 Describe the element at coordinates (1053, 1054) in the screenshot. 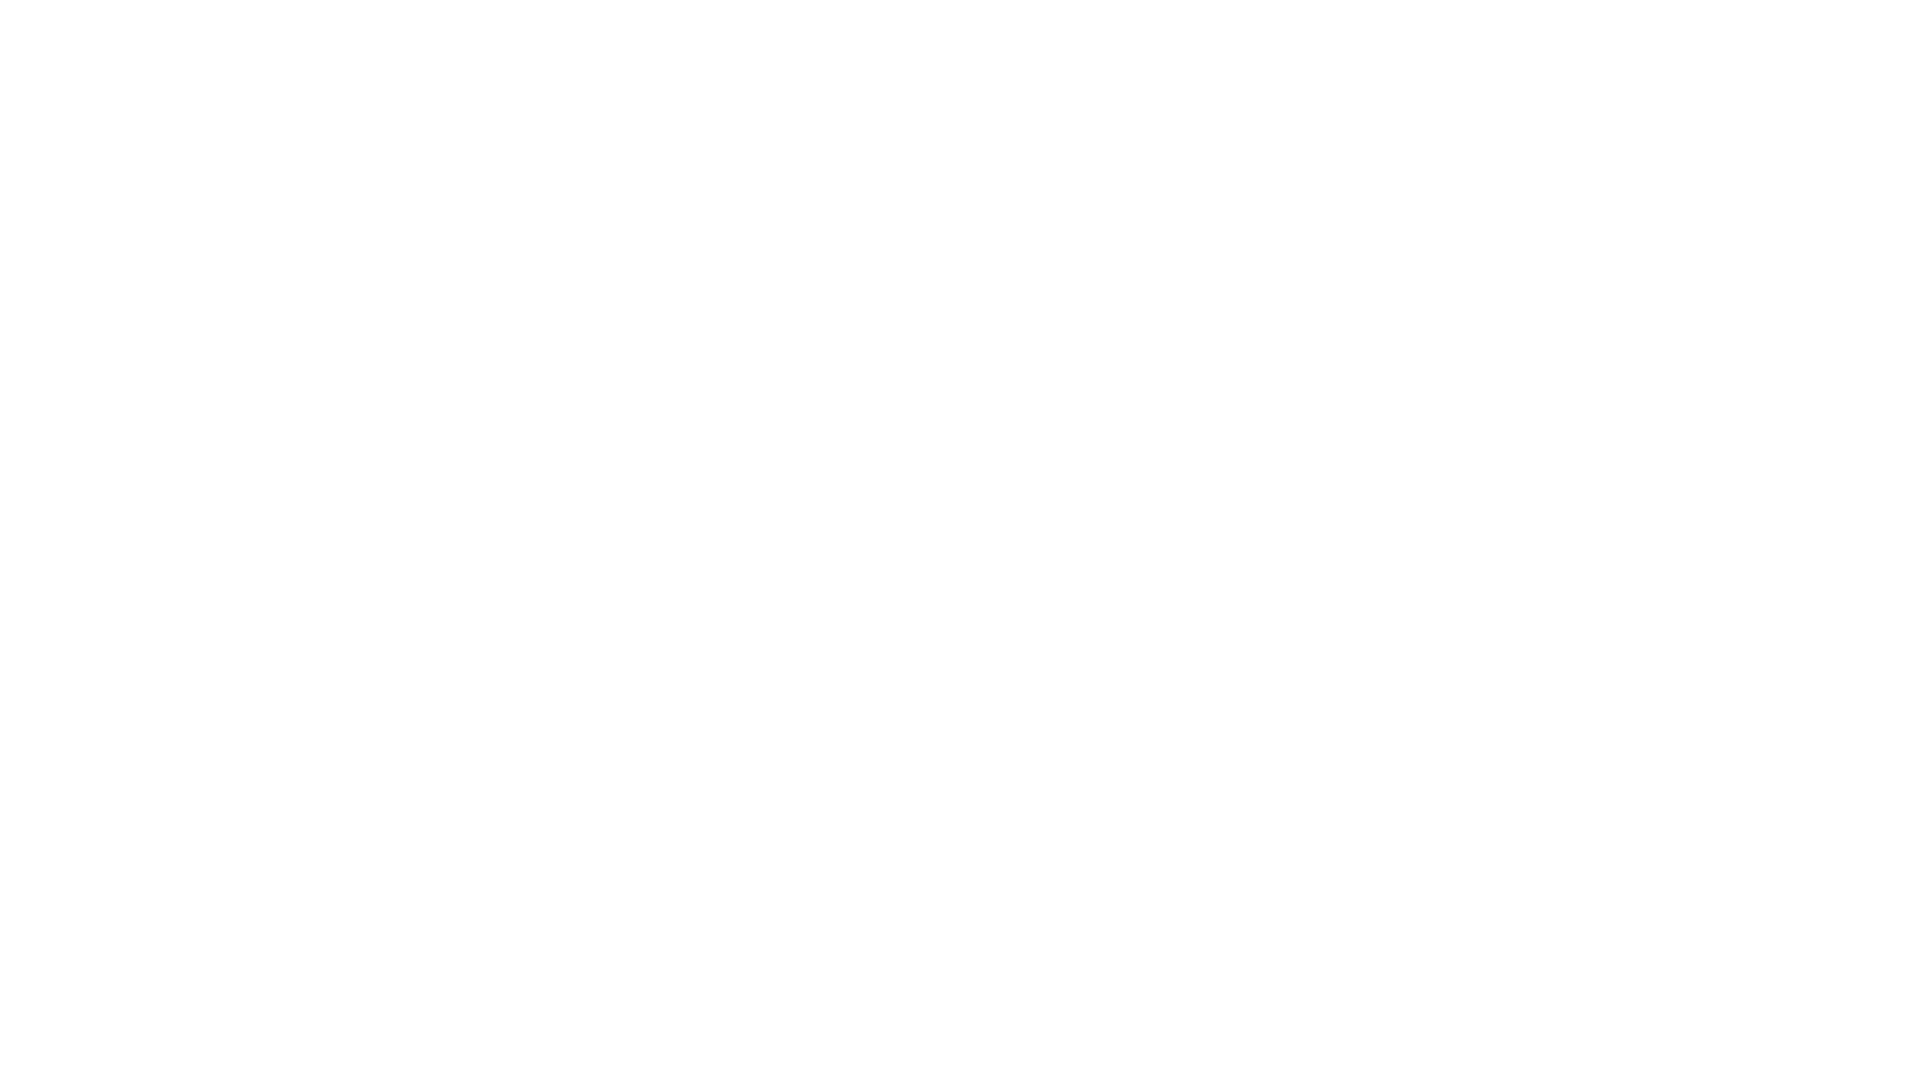

I see `'Cloudflare'` at that location.